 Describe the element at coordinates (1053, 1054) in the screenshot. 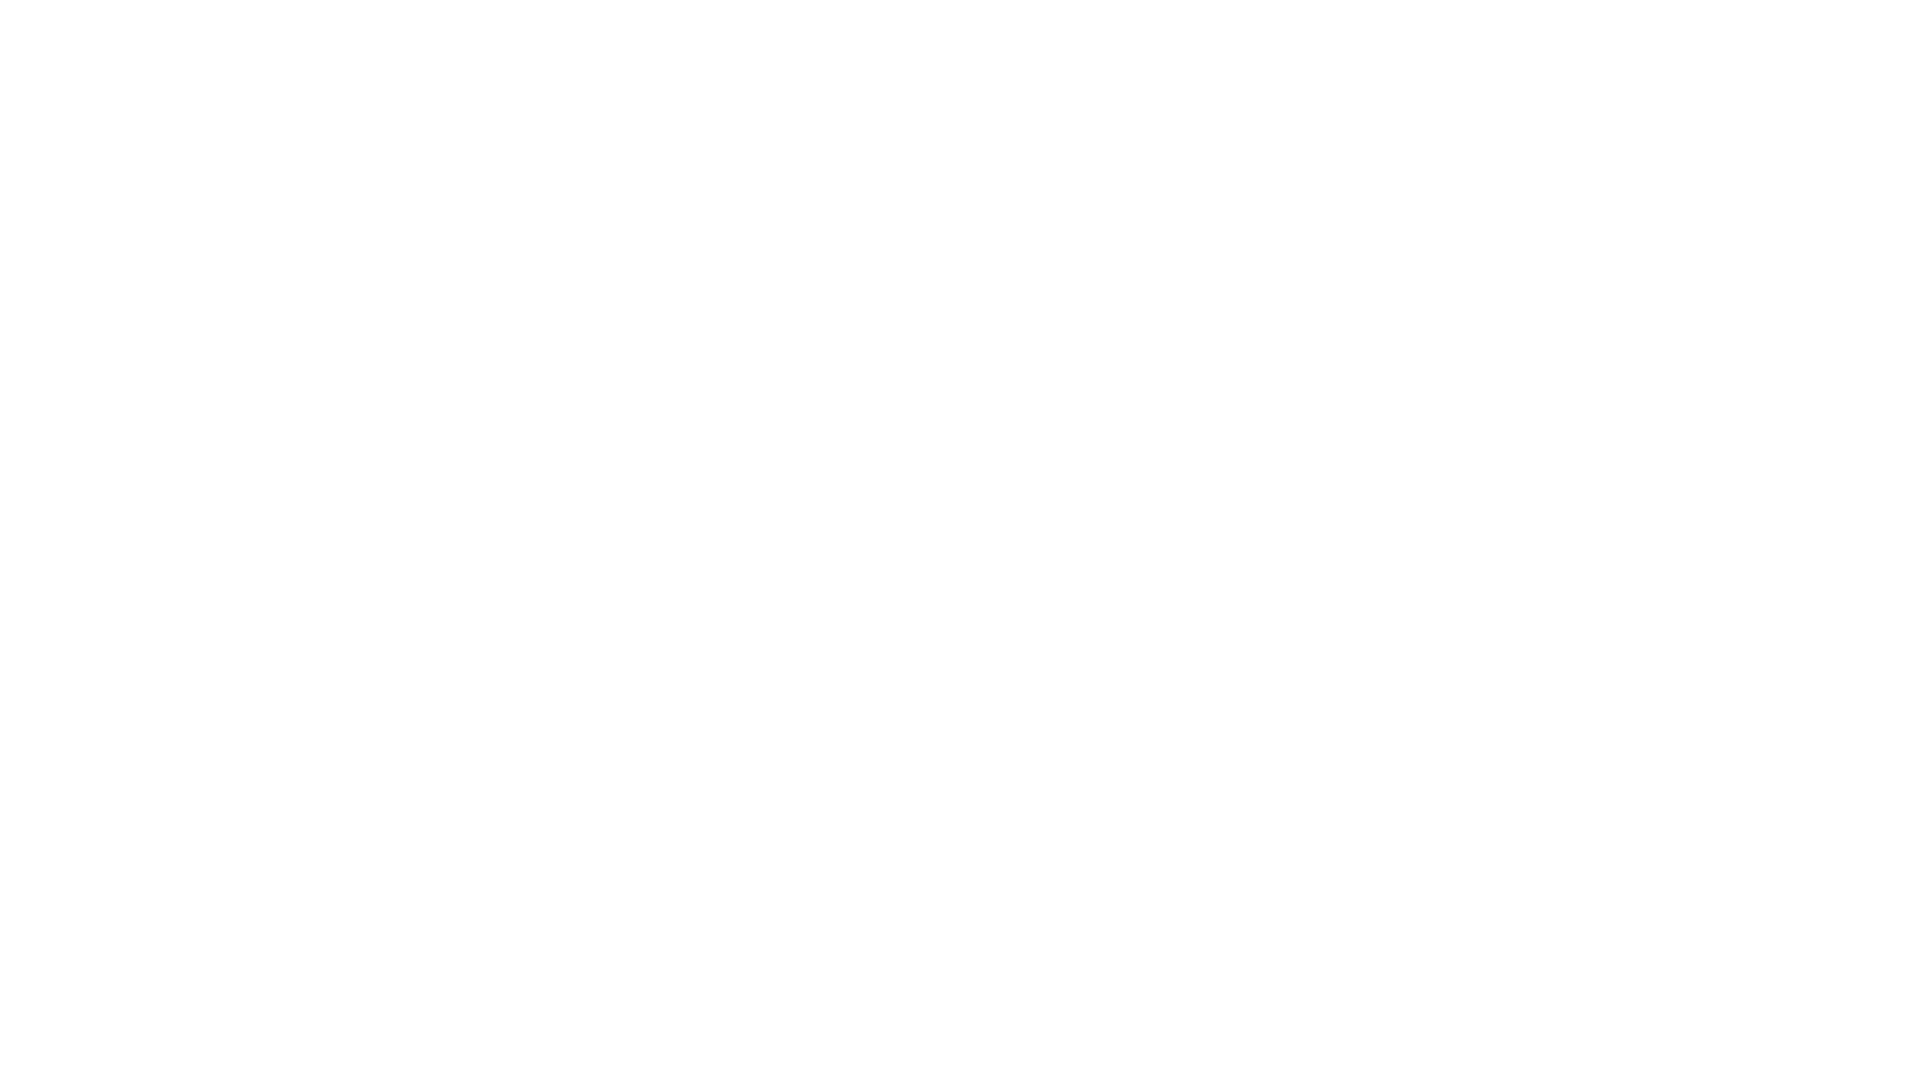

I see `'Cloudflare'` at that location.